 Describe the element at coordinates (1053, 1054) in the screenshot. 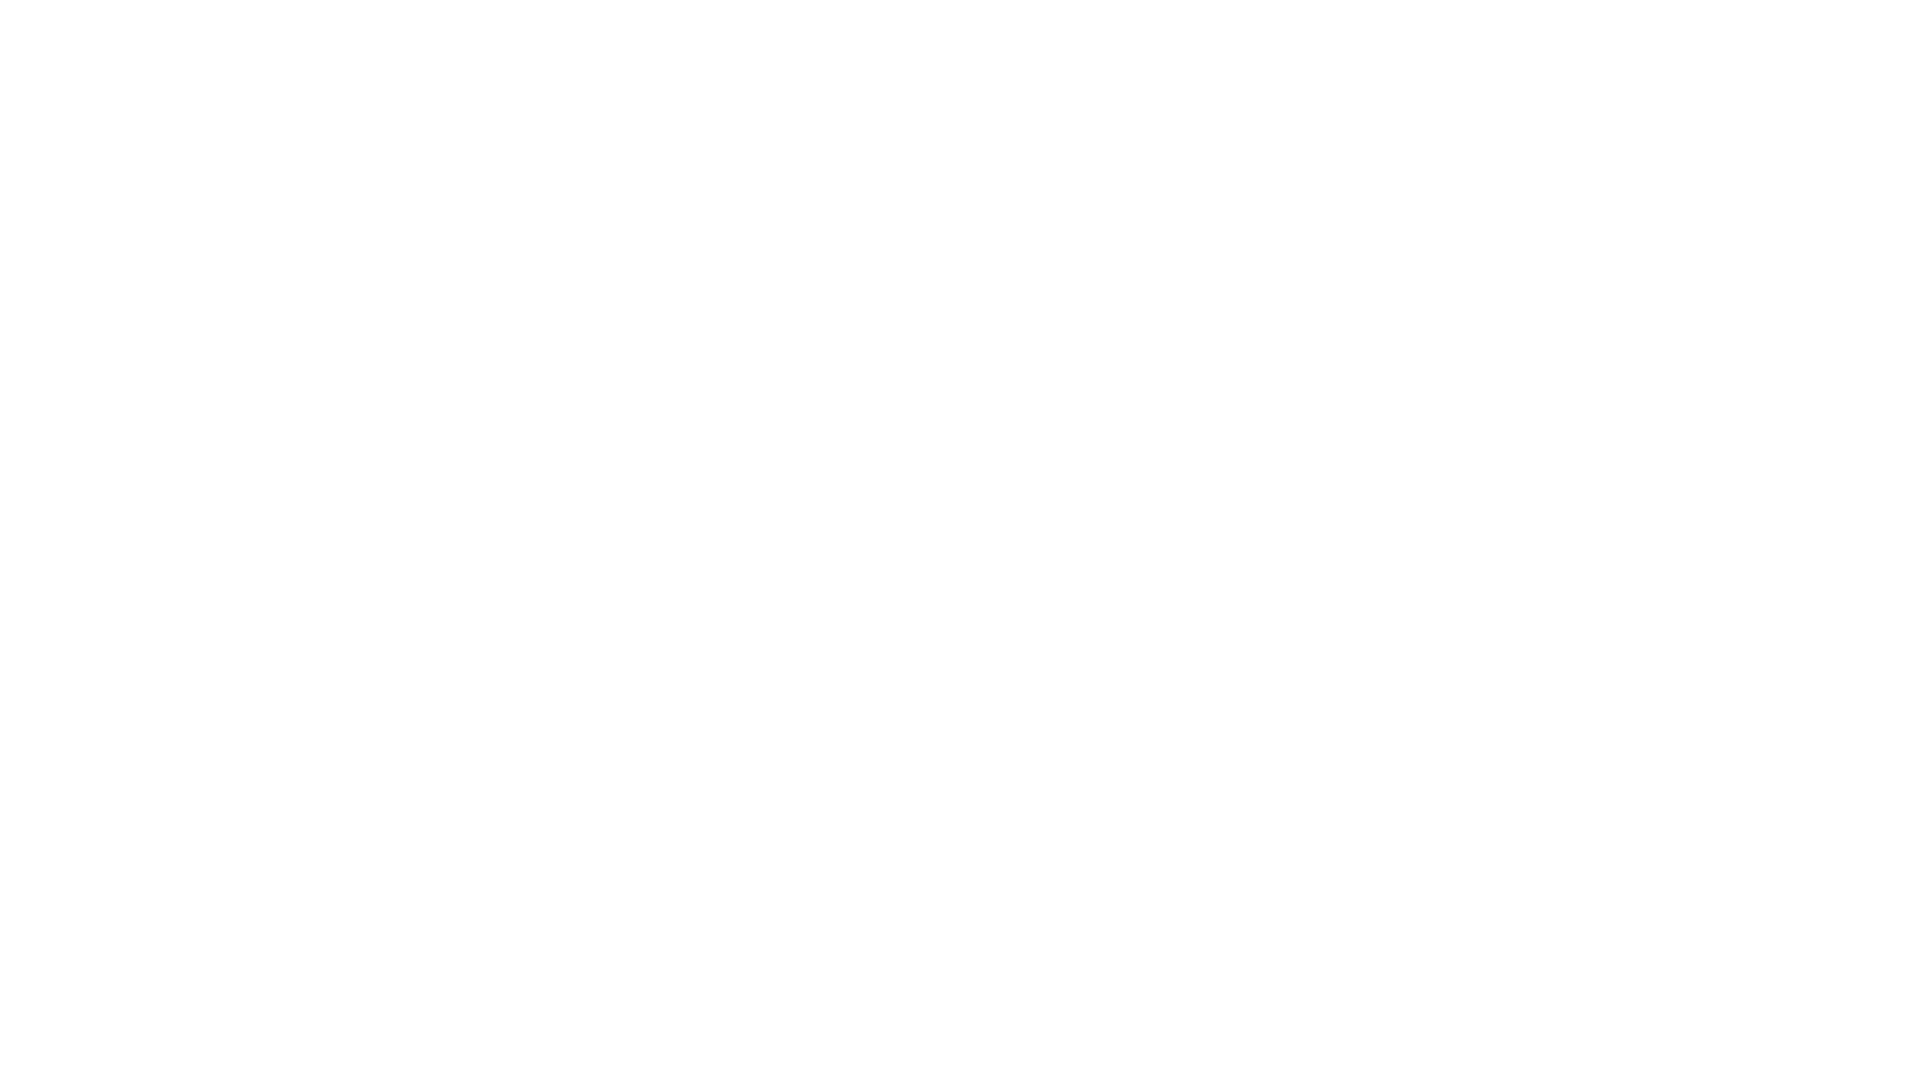

I see `'Cloudflare'` at that location.